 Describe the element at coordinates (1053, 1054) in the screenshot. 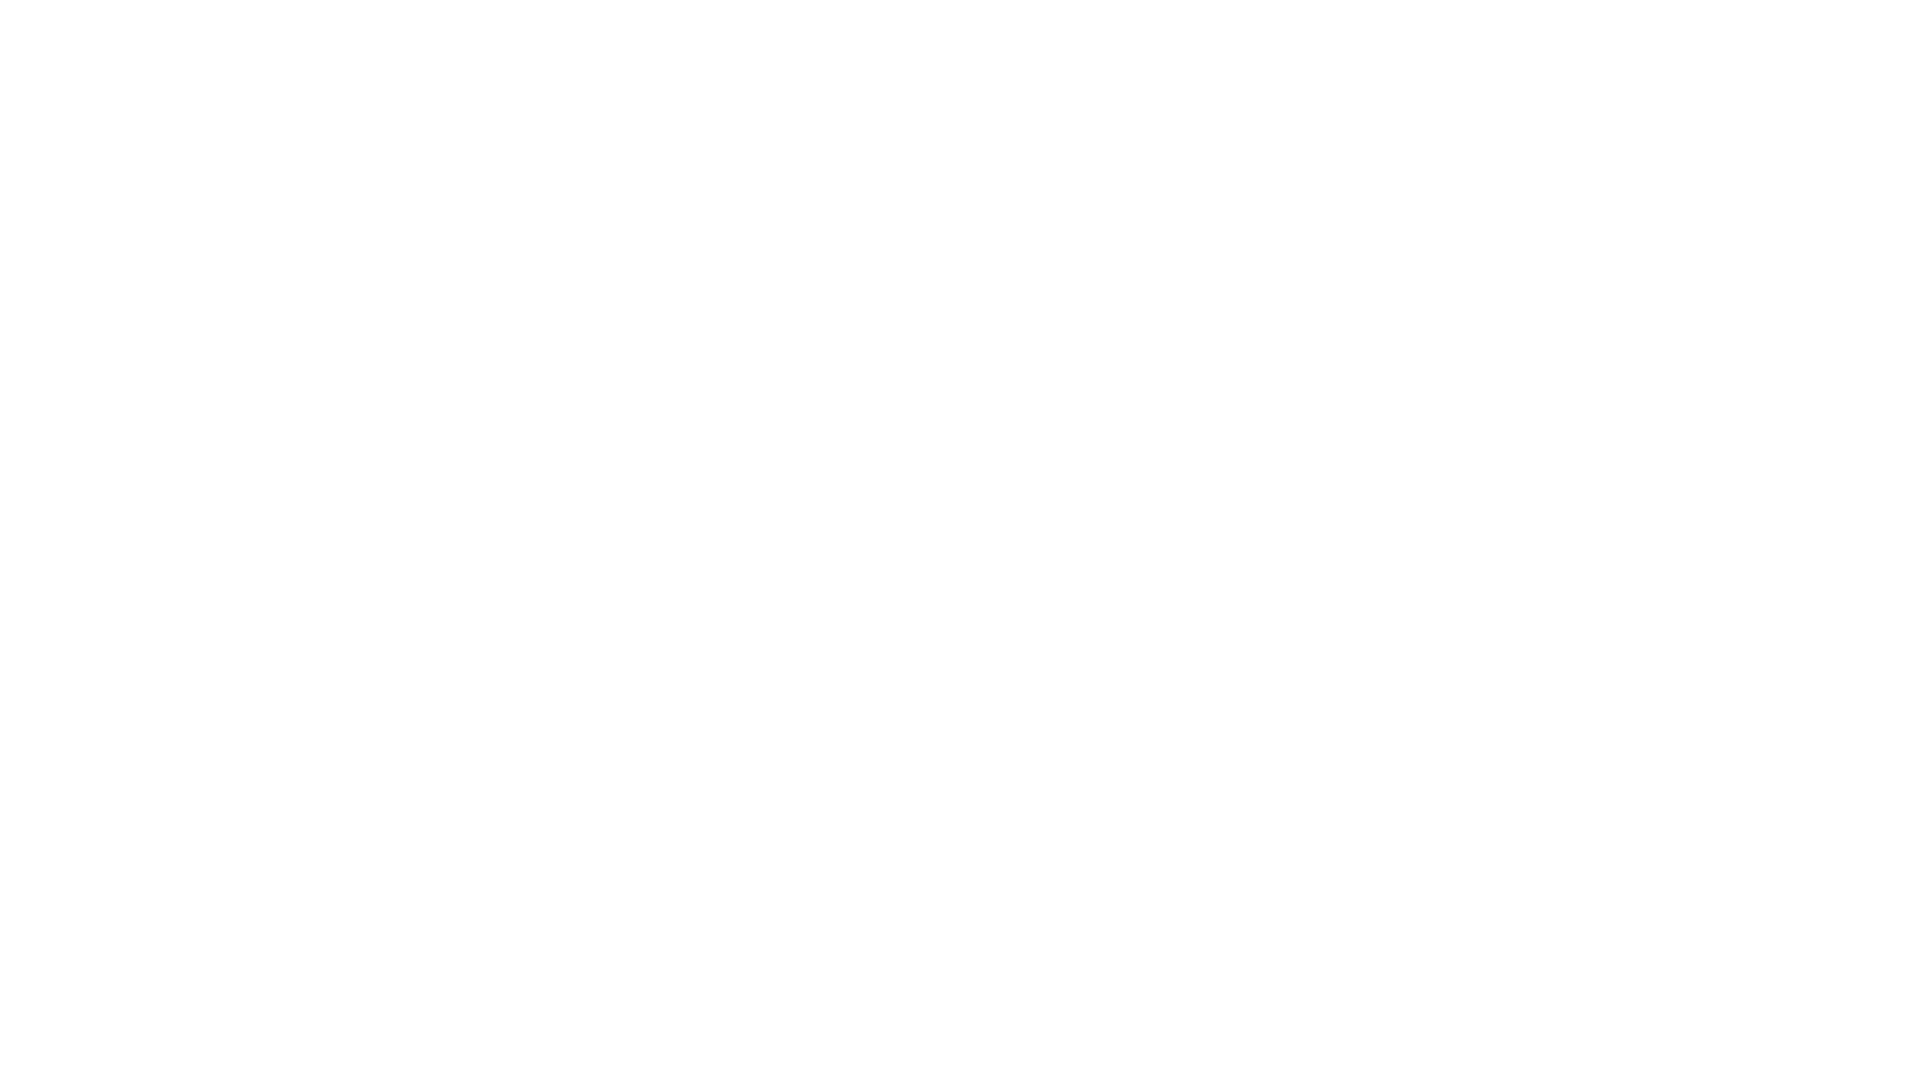

I see `'Cloudflare'` at that location.